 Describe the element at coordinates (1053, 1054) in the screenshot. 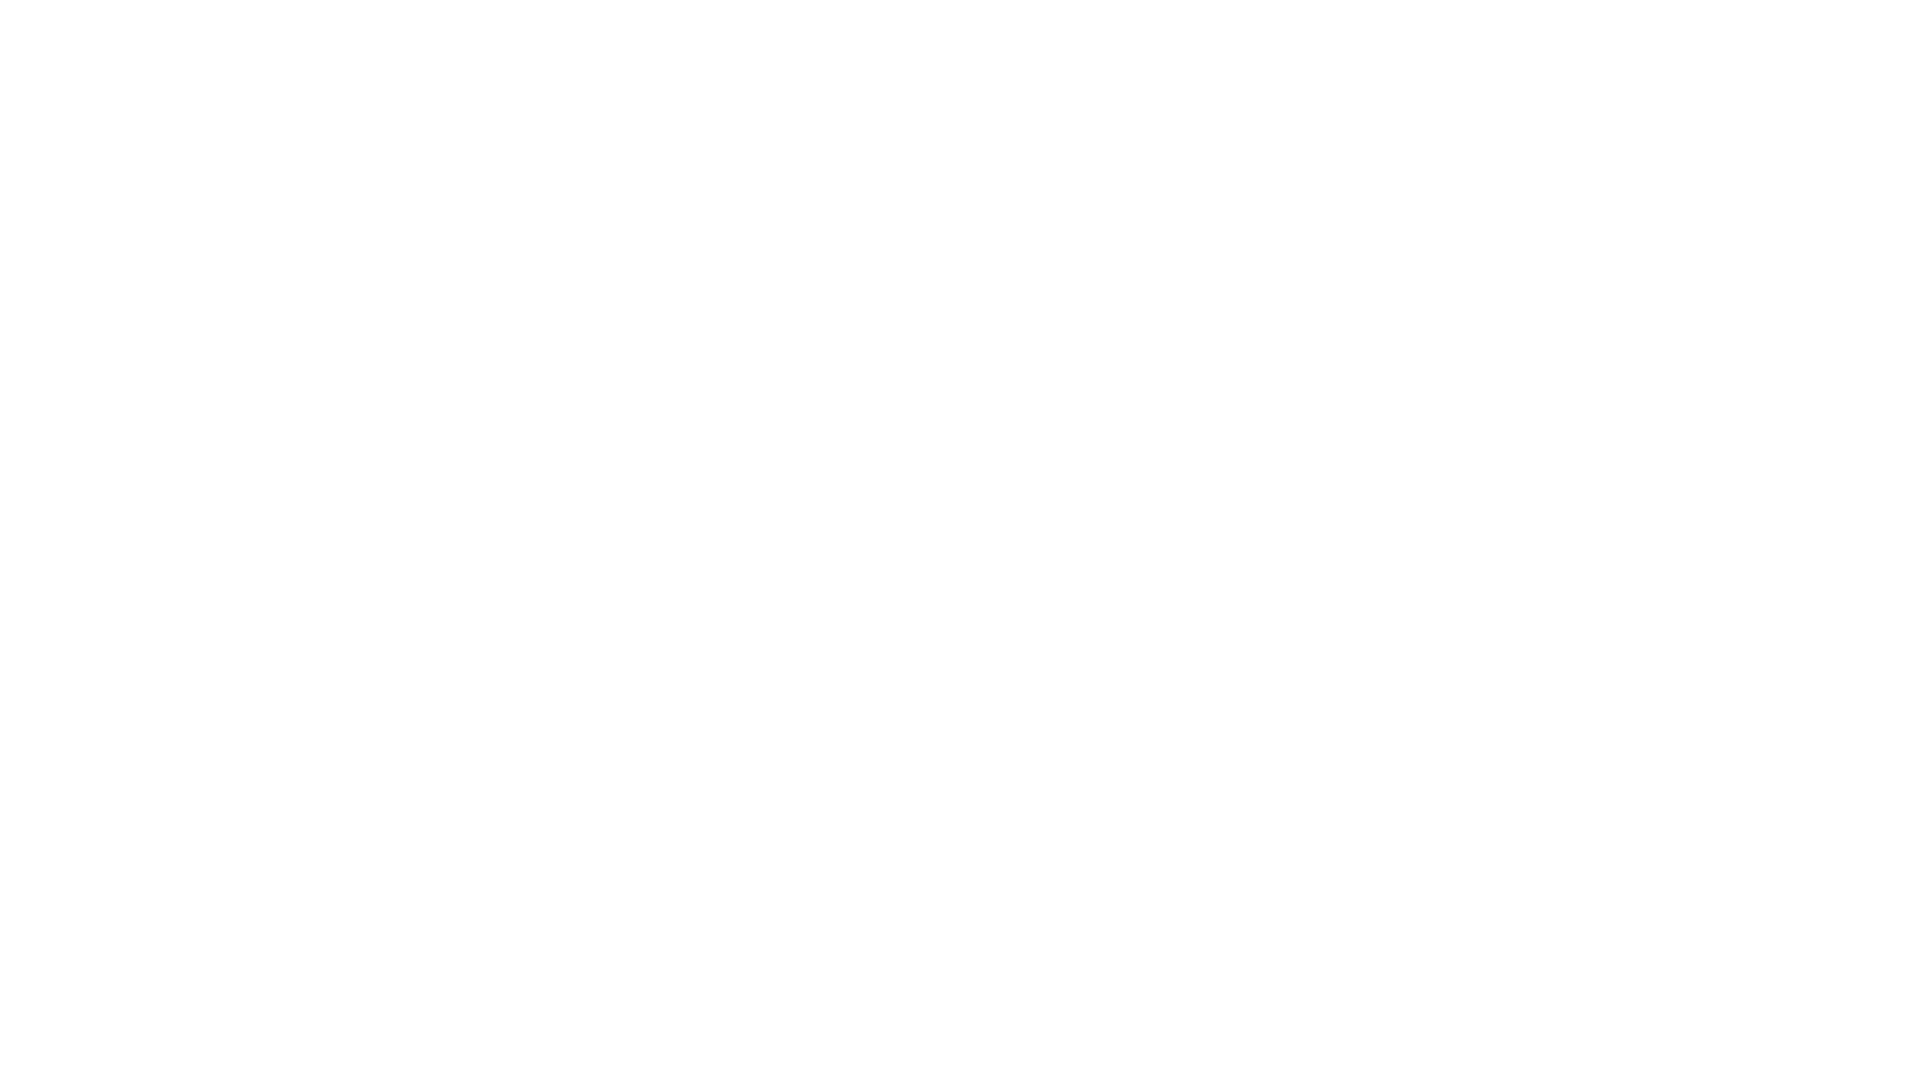

I see `'Cloudflare'` at that location.